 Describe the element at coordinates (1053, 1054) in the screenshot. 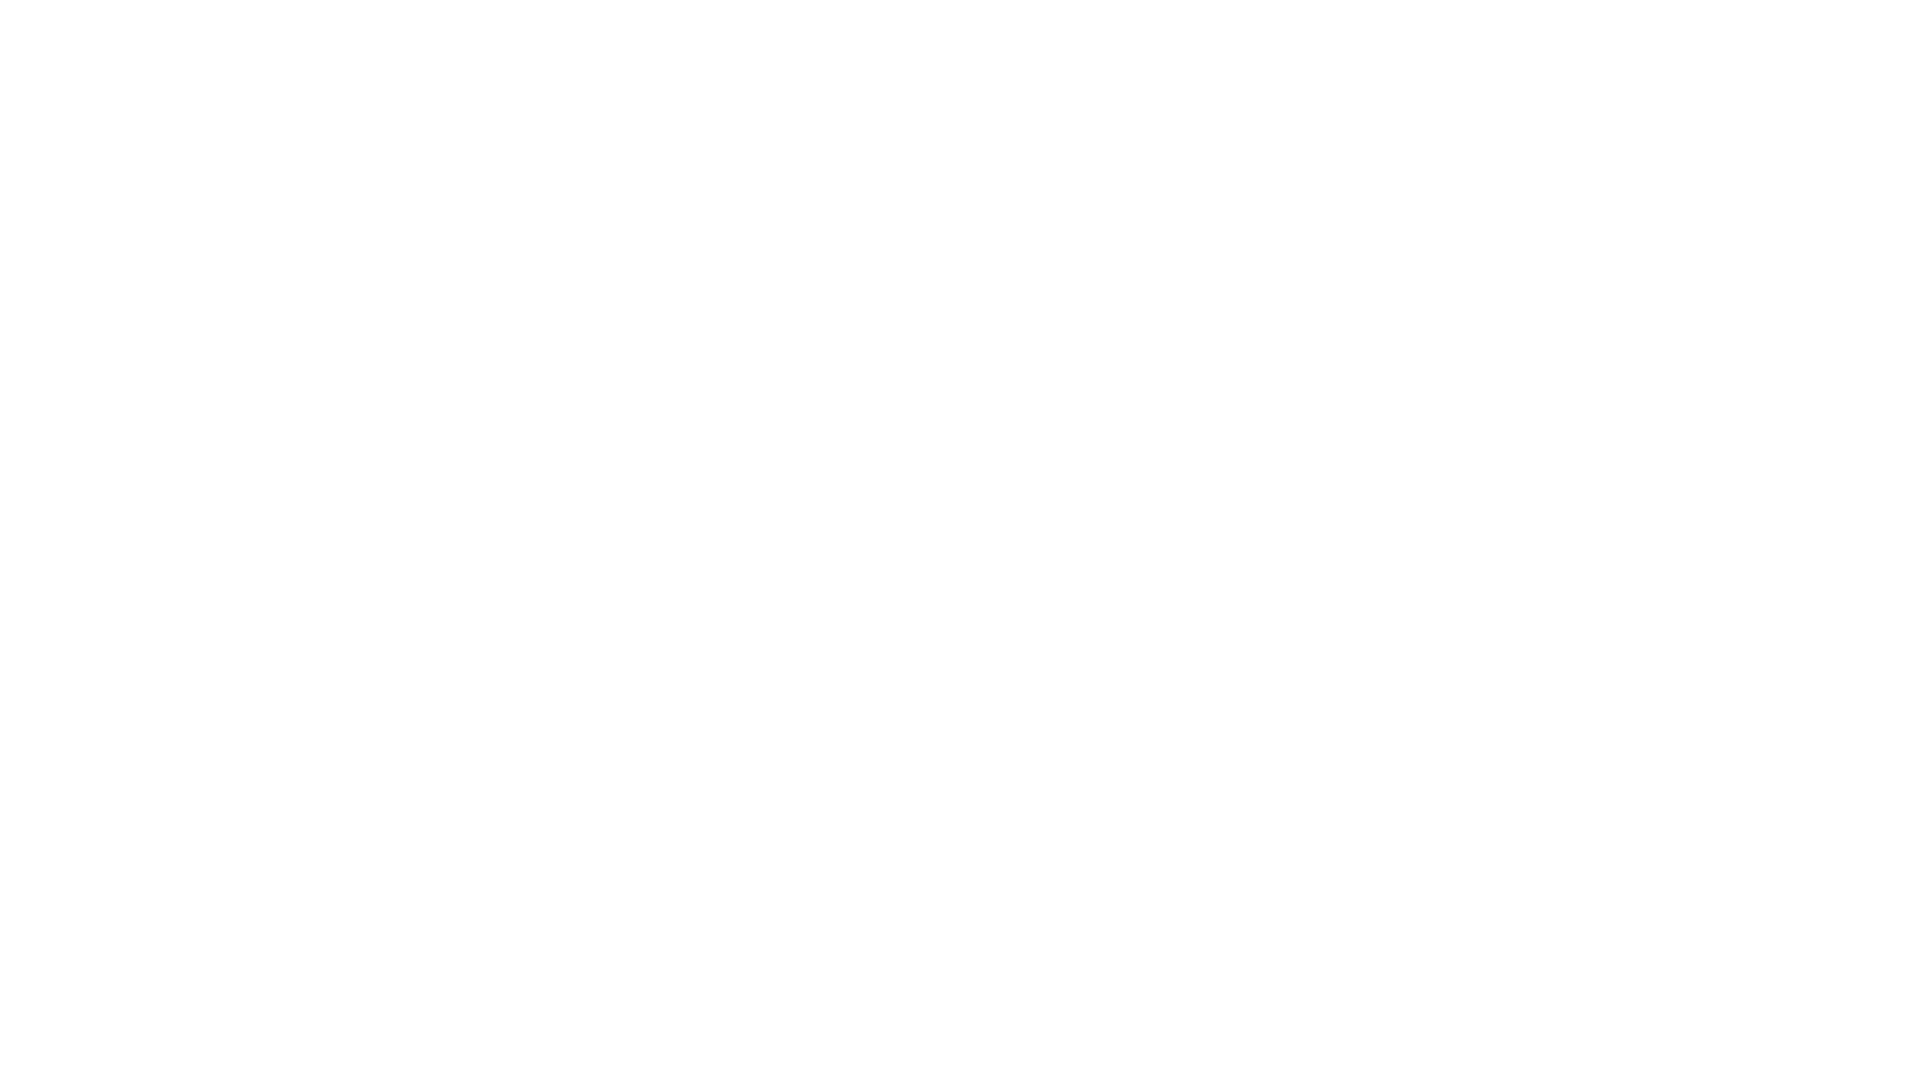

I see `'Cloudflare'` at that location.